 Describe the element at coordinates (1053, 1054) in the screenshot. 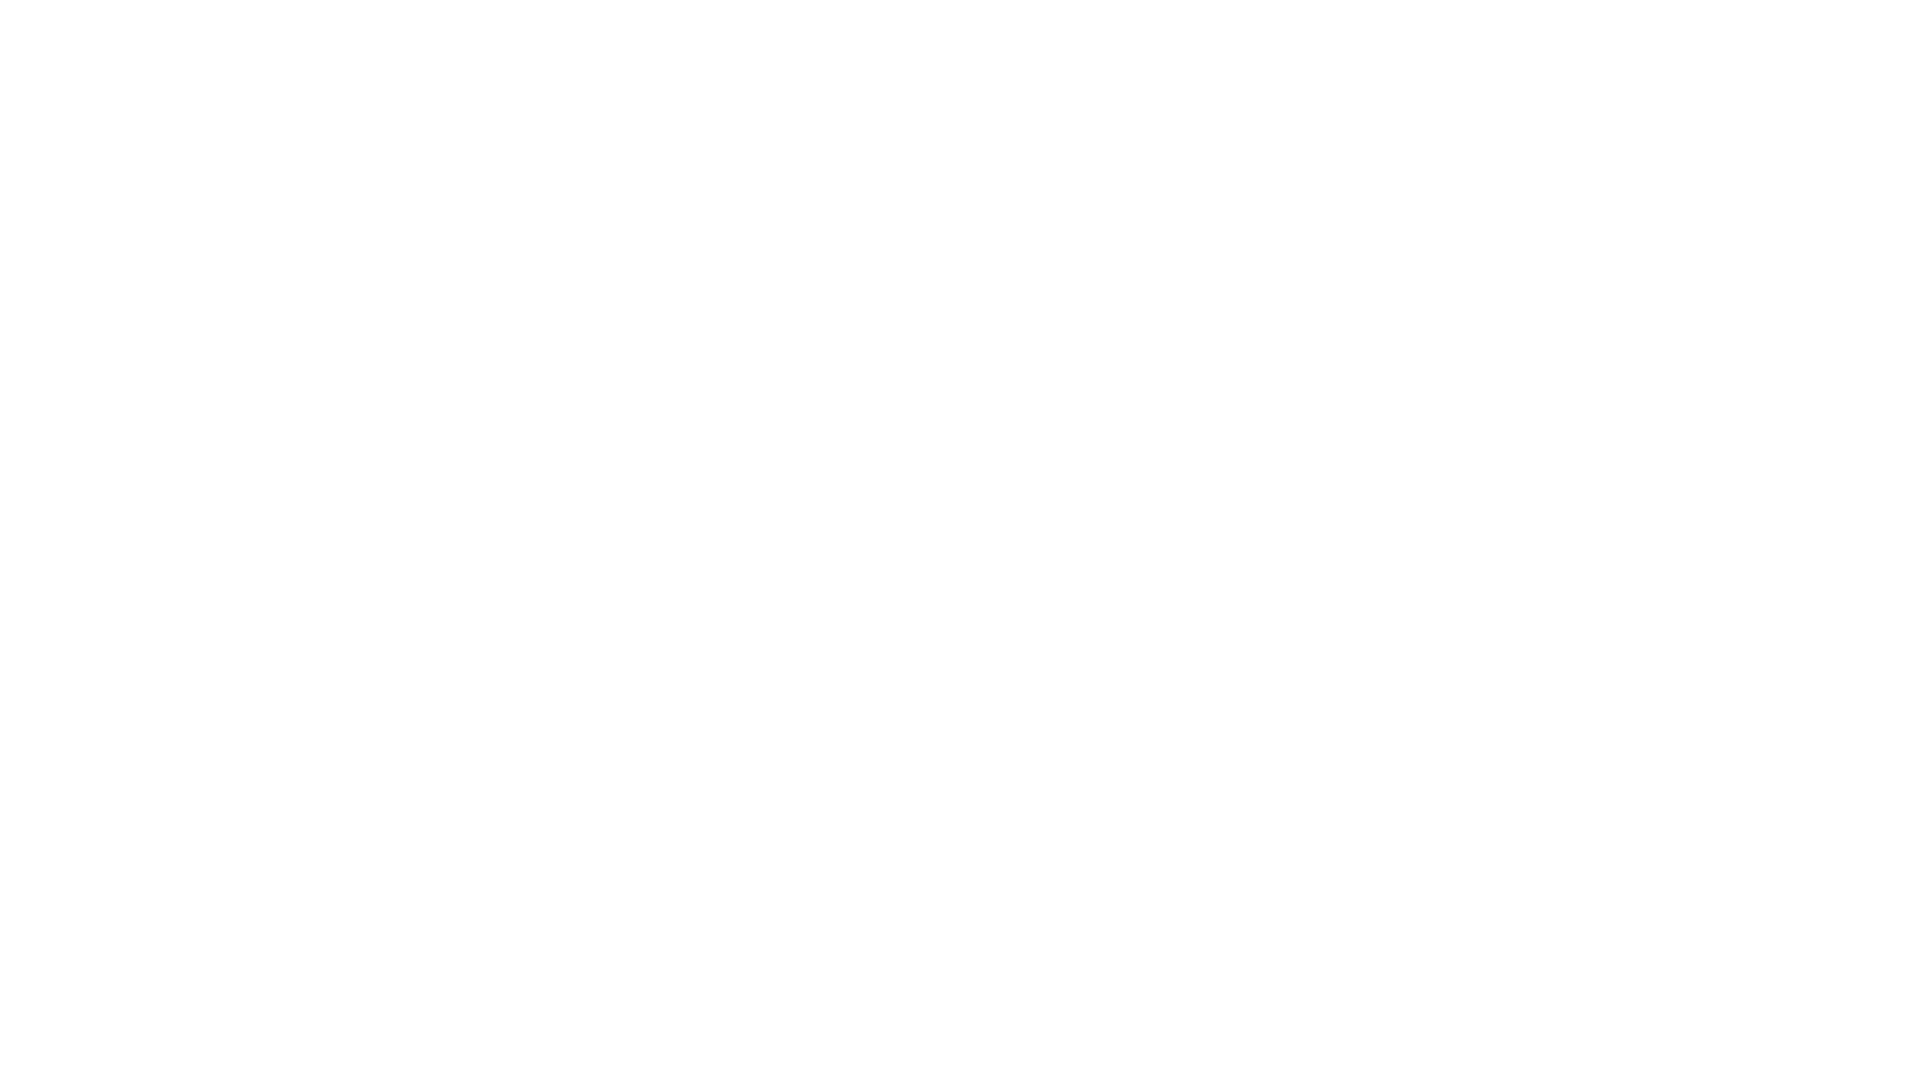

I see `'Cloudflare'` at that location.